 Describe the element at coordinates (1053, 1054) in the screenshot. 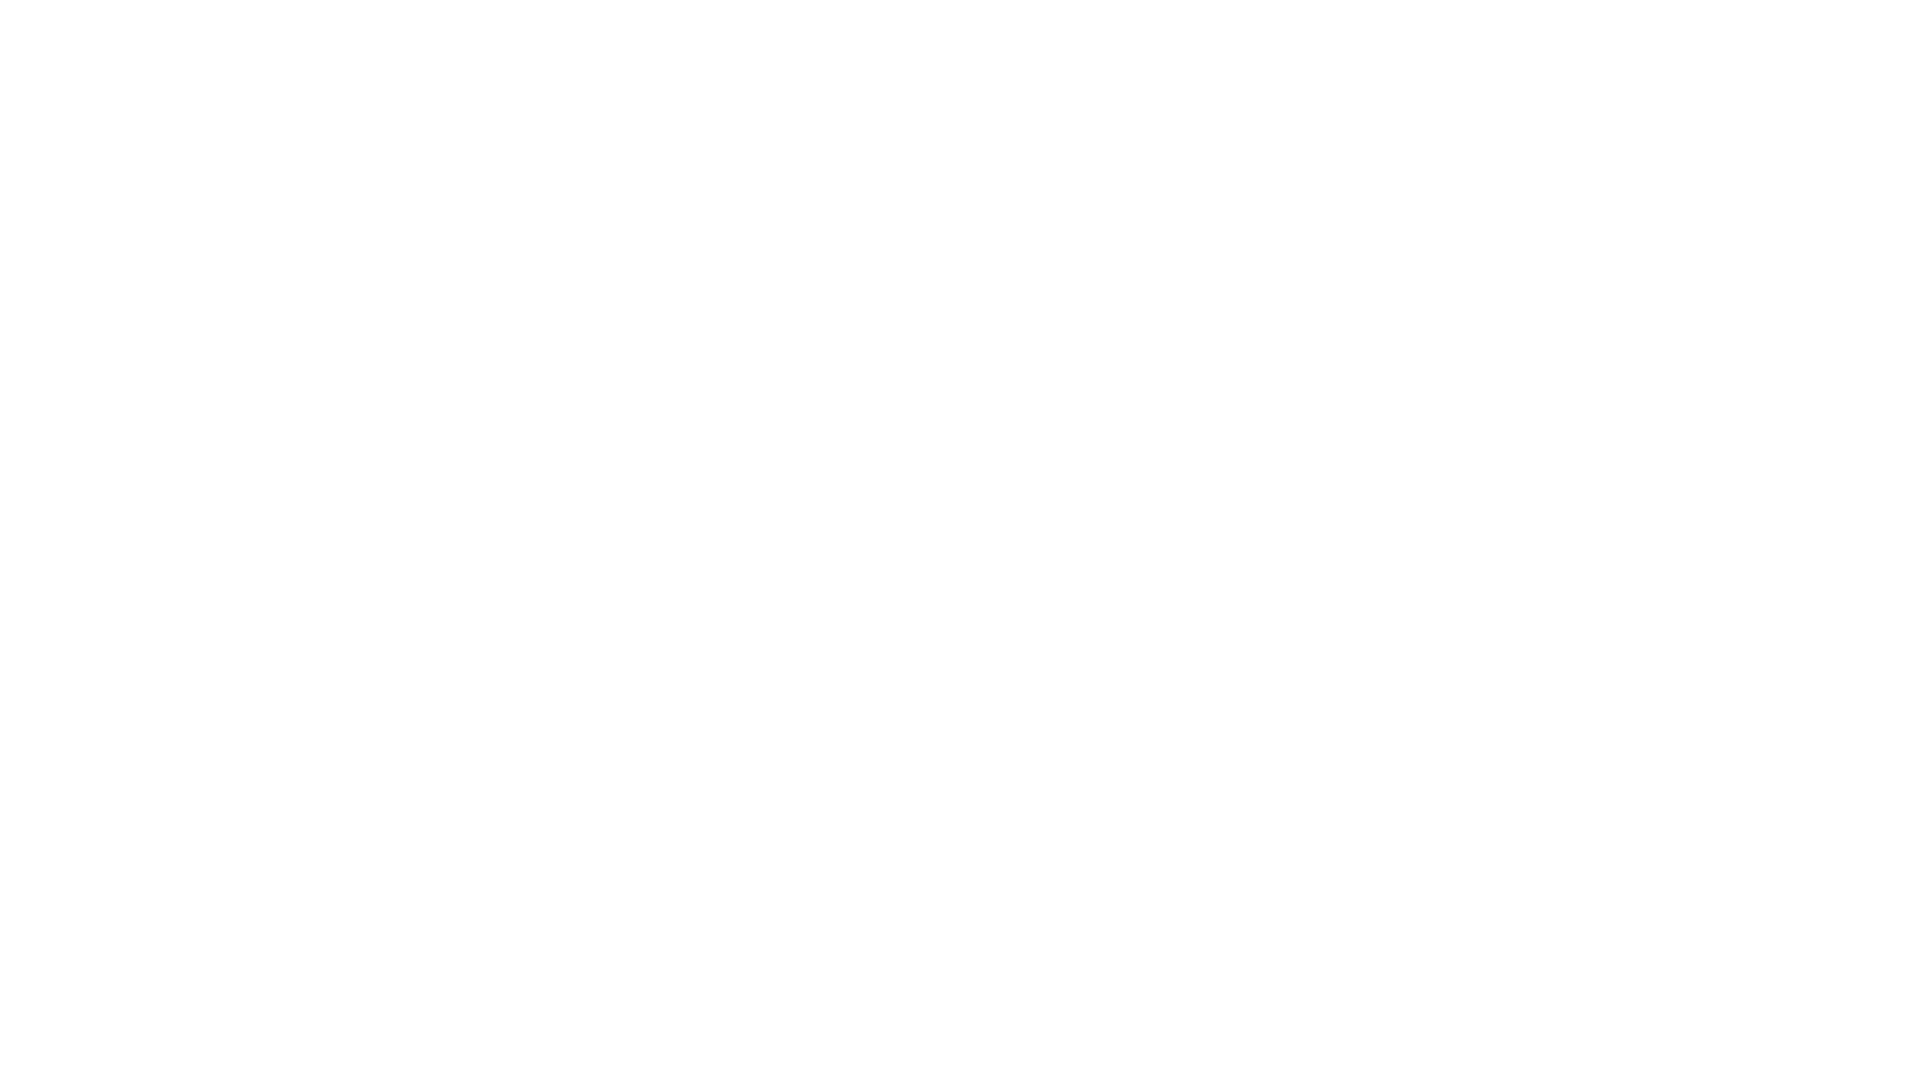

I see `'Cloudflare'` at that location.